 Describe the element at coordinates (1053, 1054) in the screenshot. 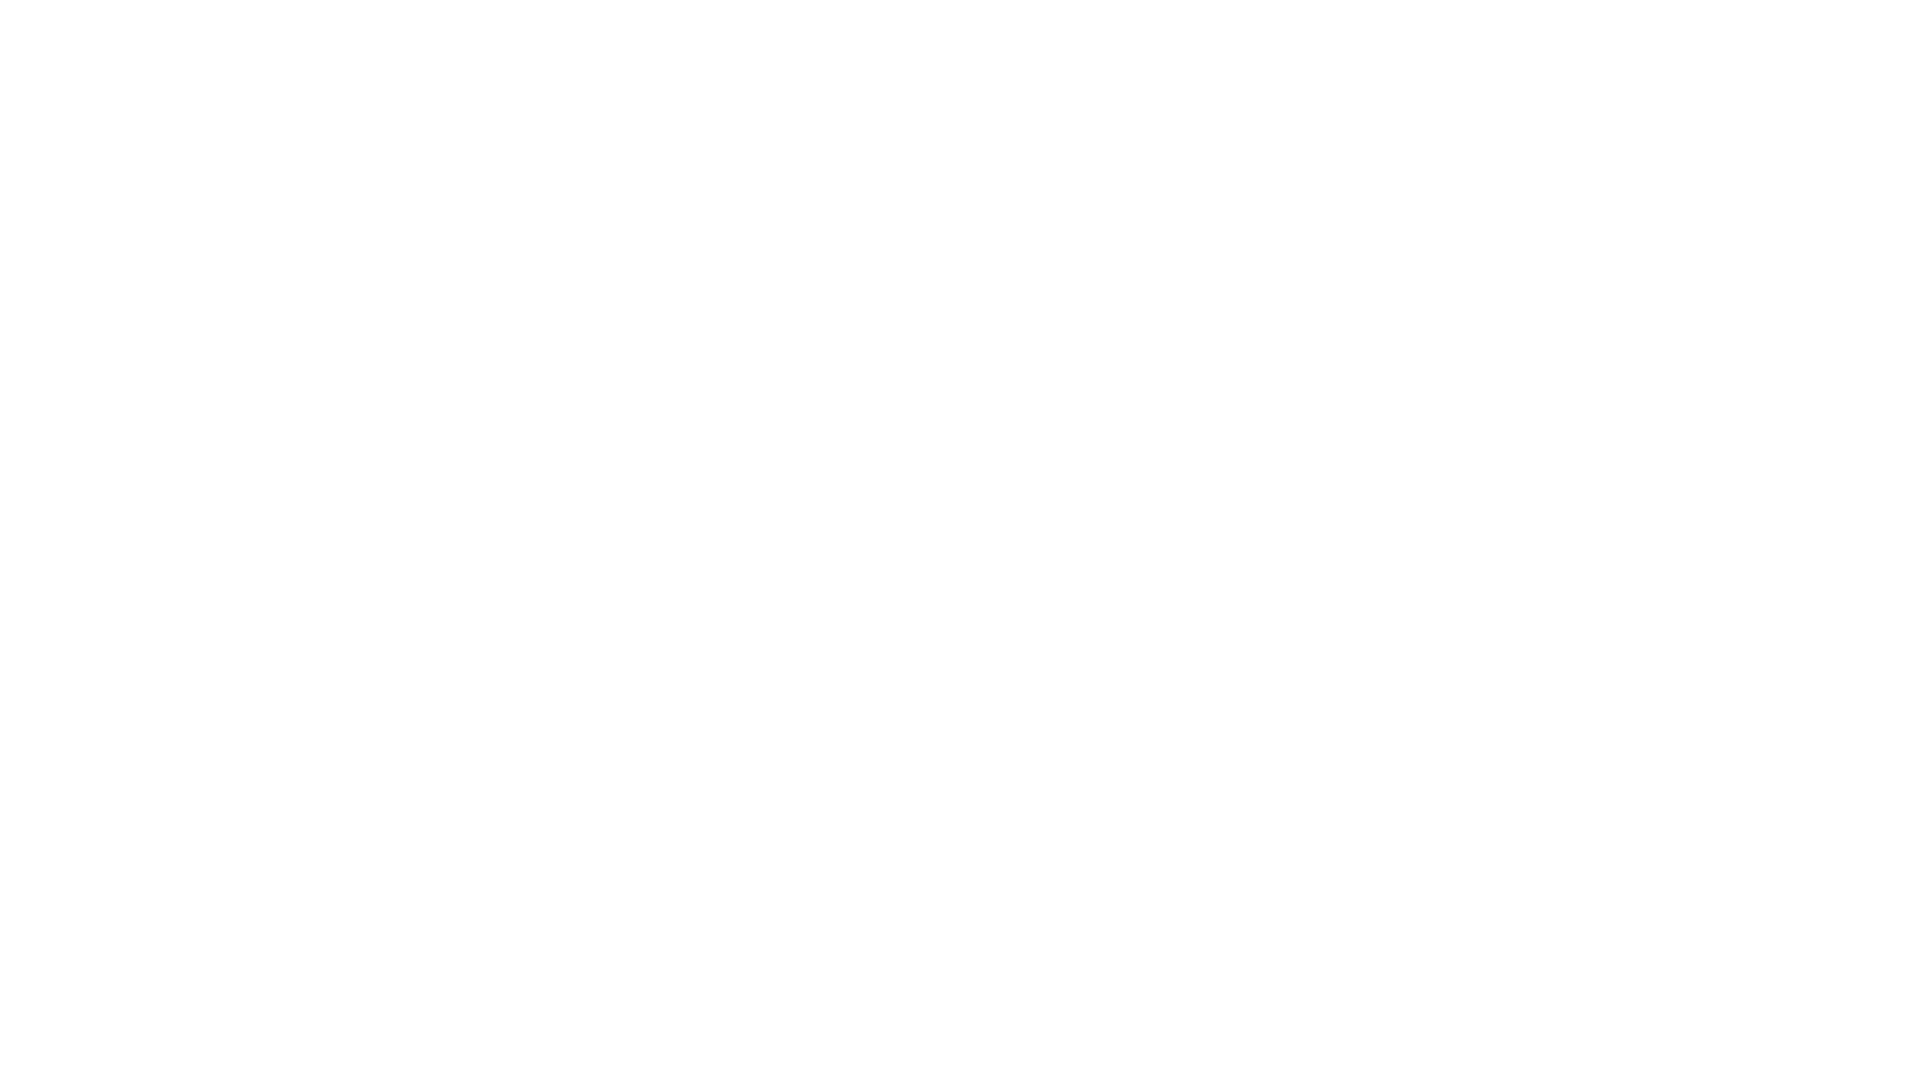

I see `'Cloudflare'` at that location.